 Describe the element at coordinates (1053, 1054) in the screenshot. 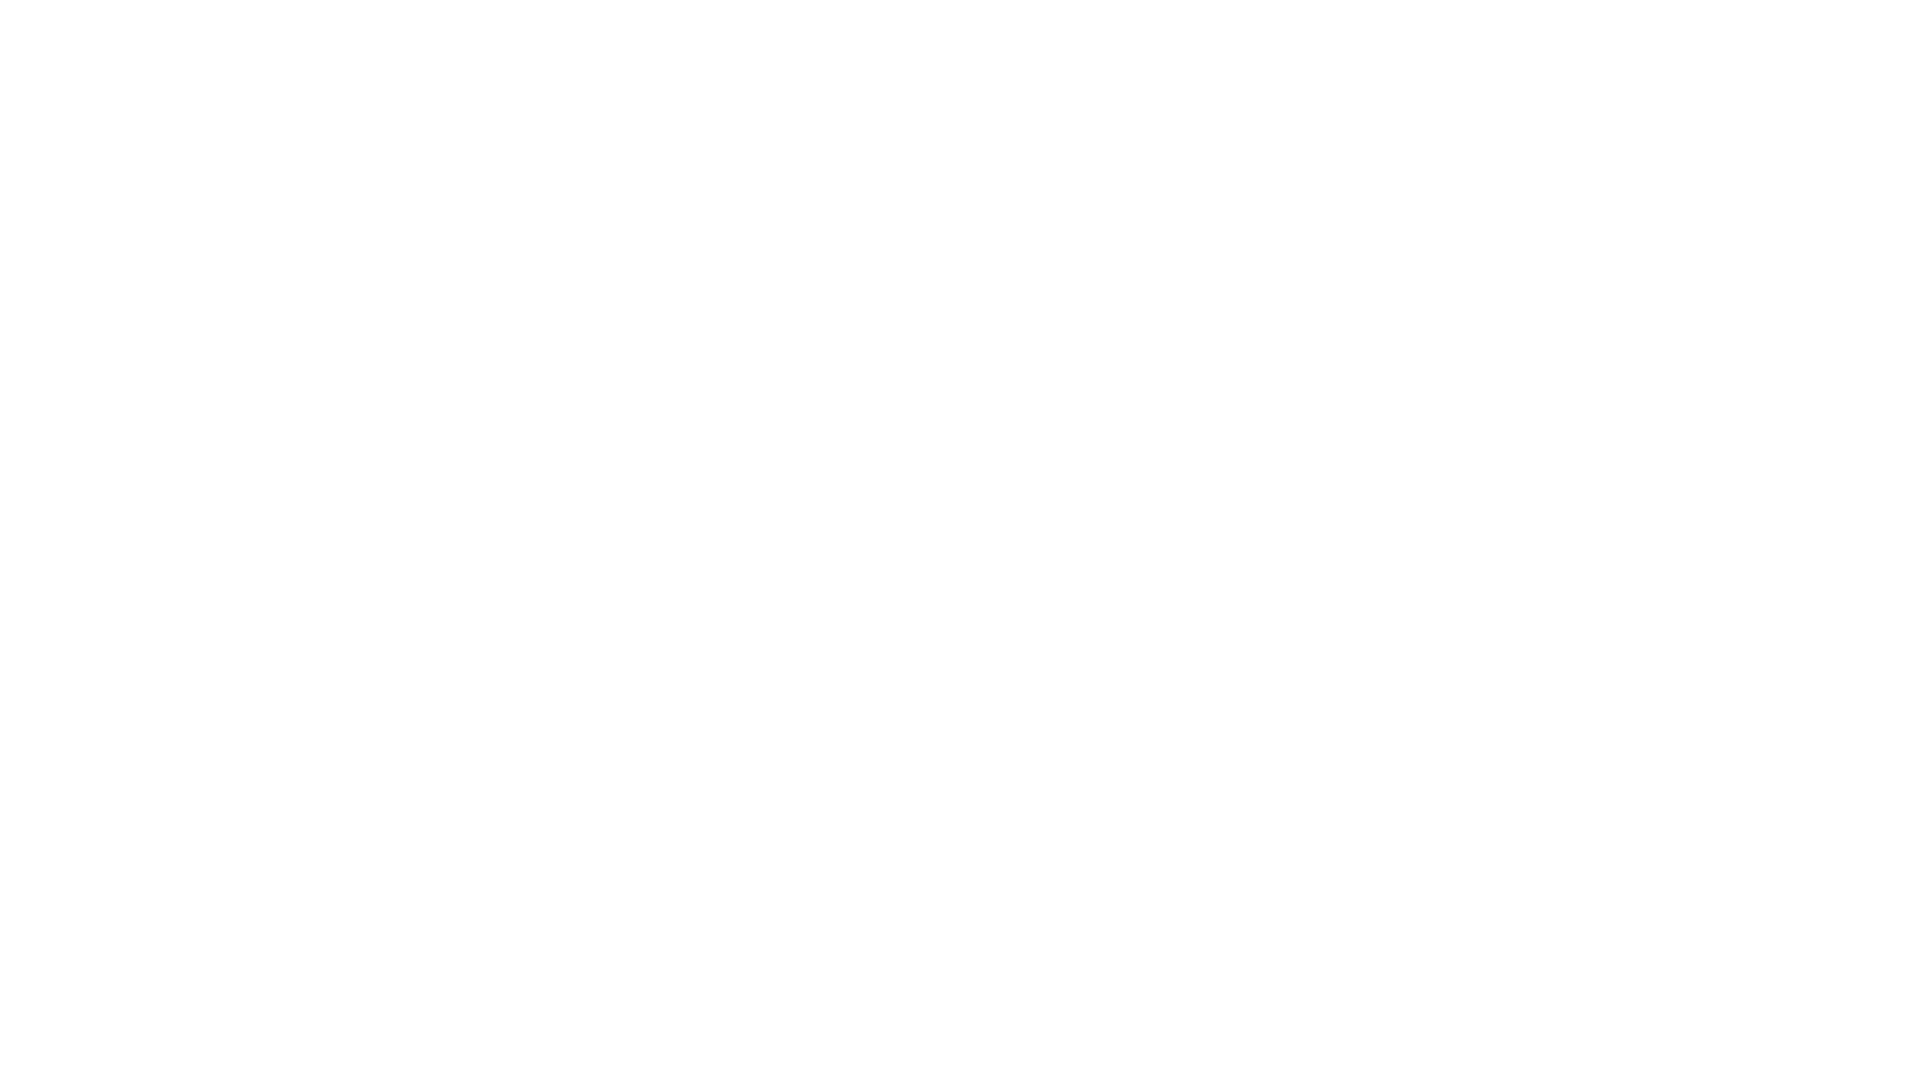

I see `'Cloudflare'` at that location.